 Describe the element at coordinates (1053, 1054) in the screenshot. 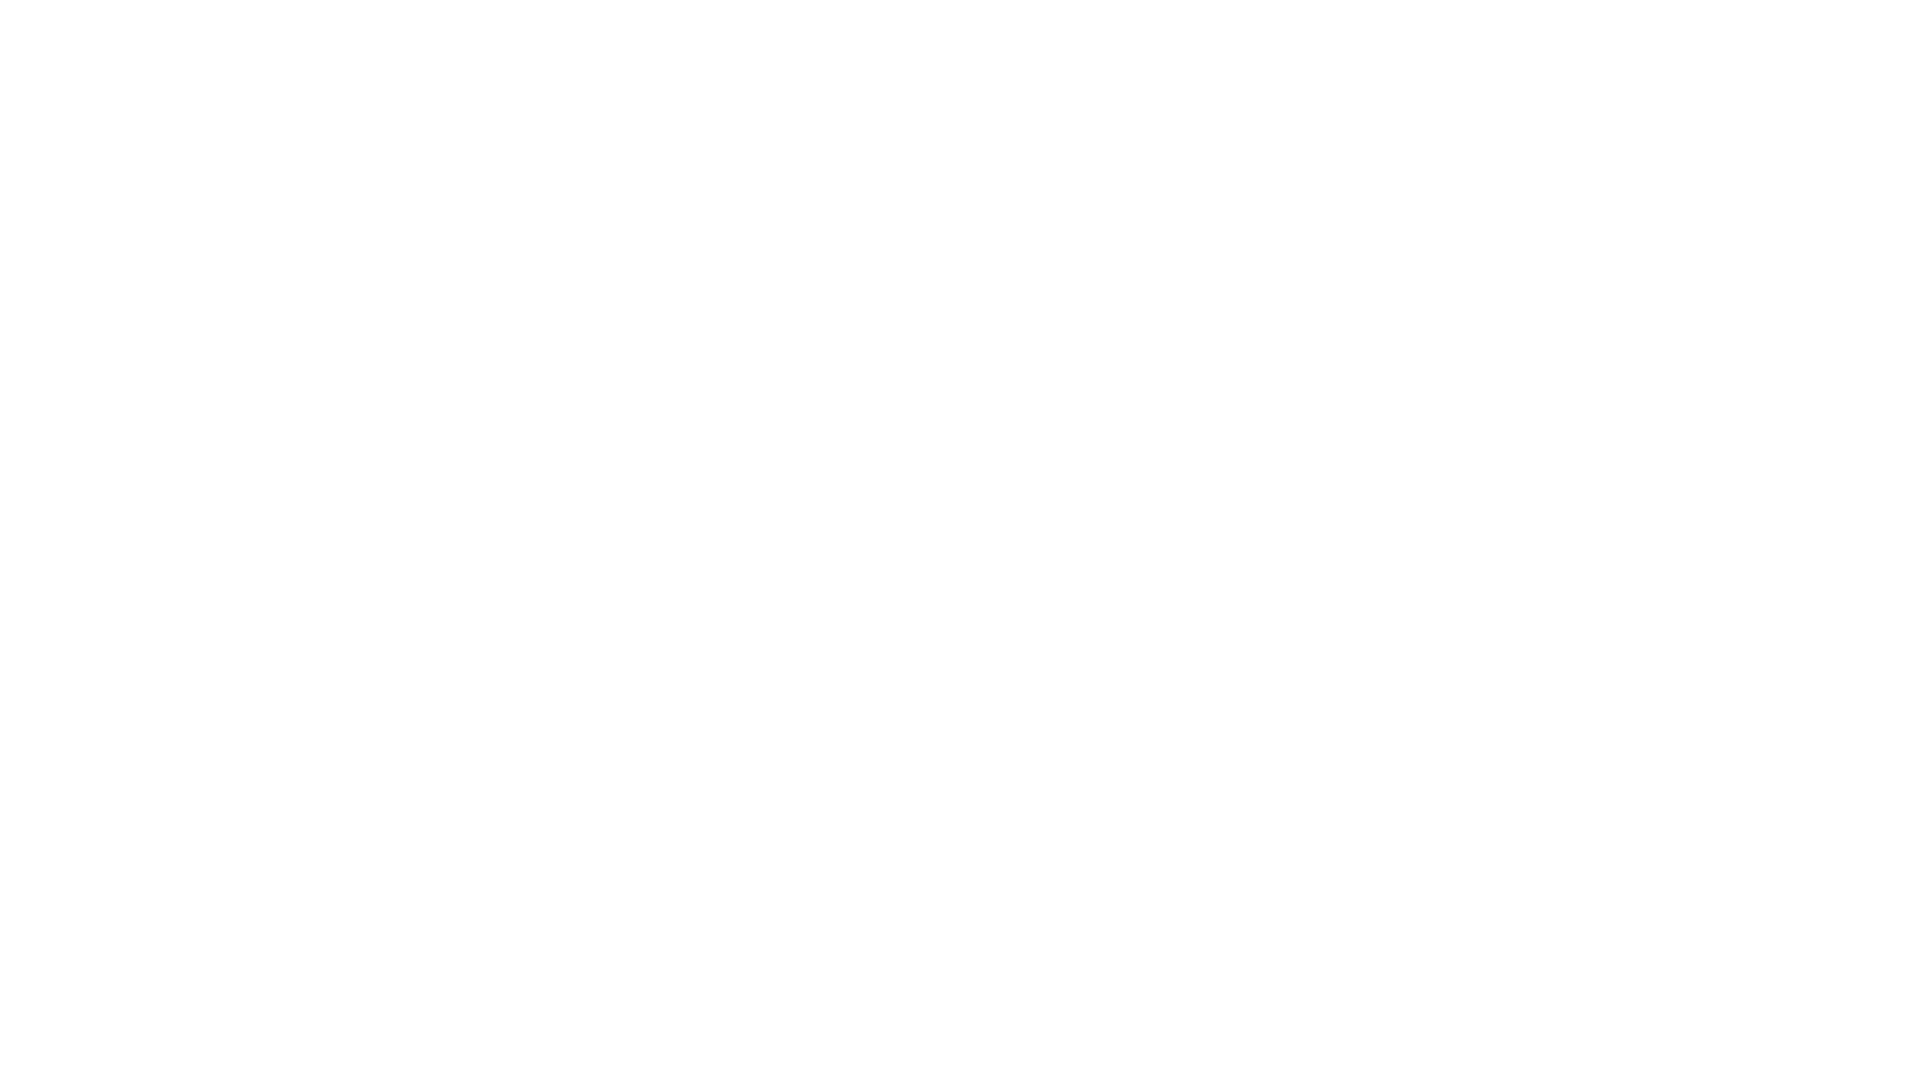

I see `'Cloudflare'` at that location.